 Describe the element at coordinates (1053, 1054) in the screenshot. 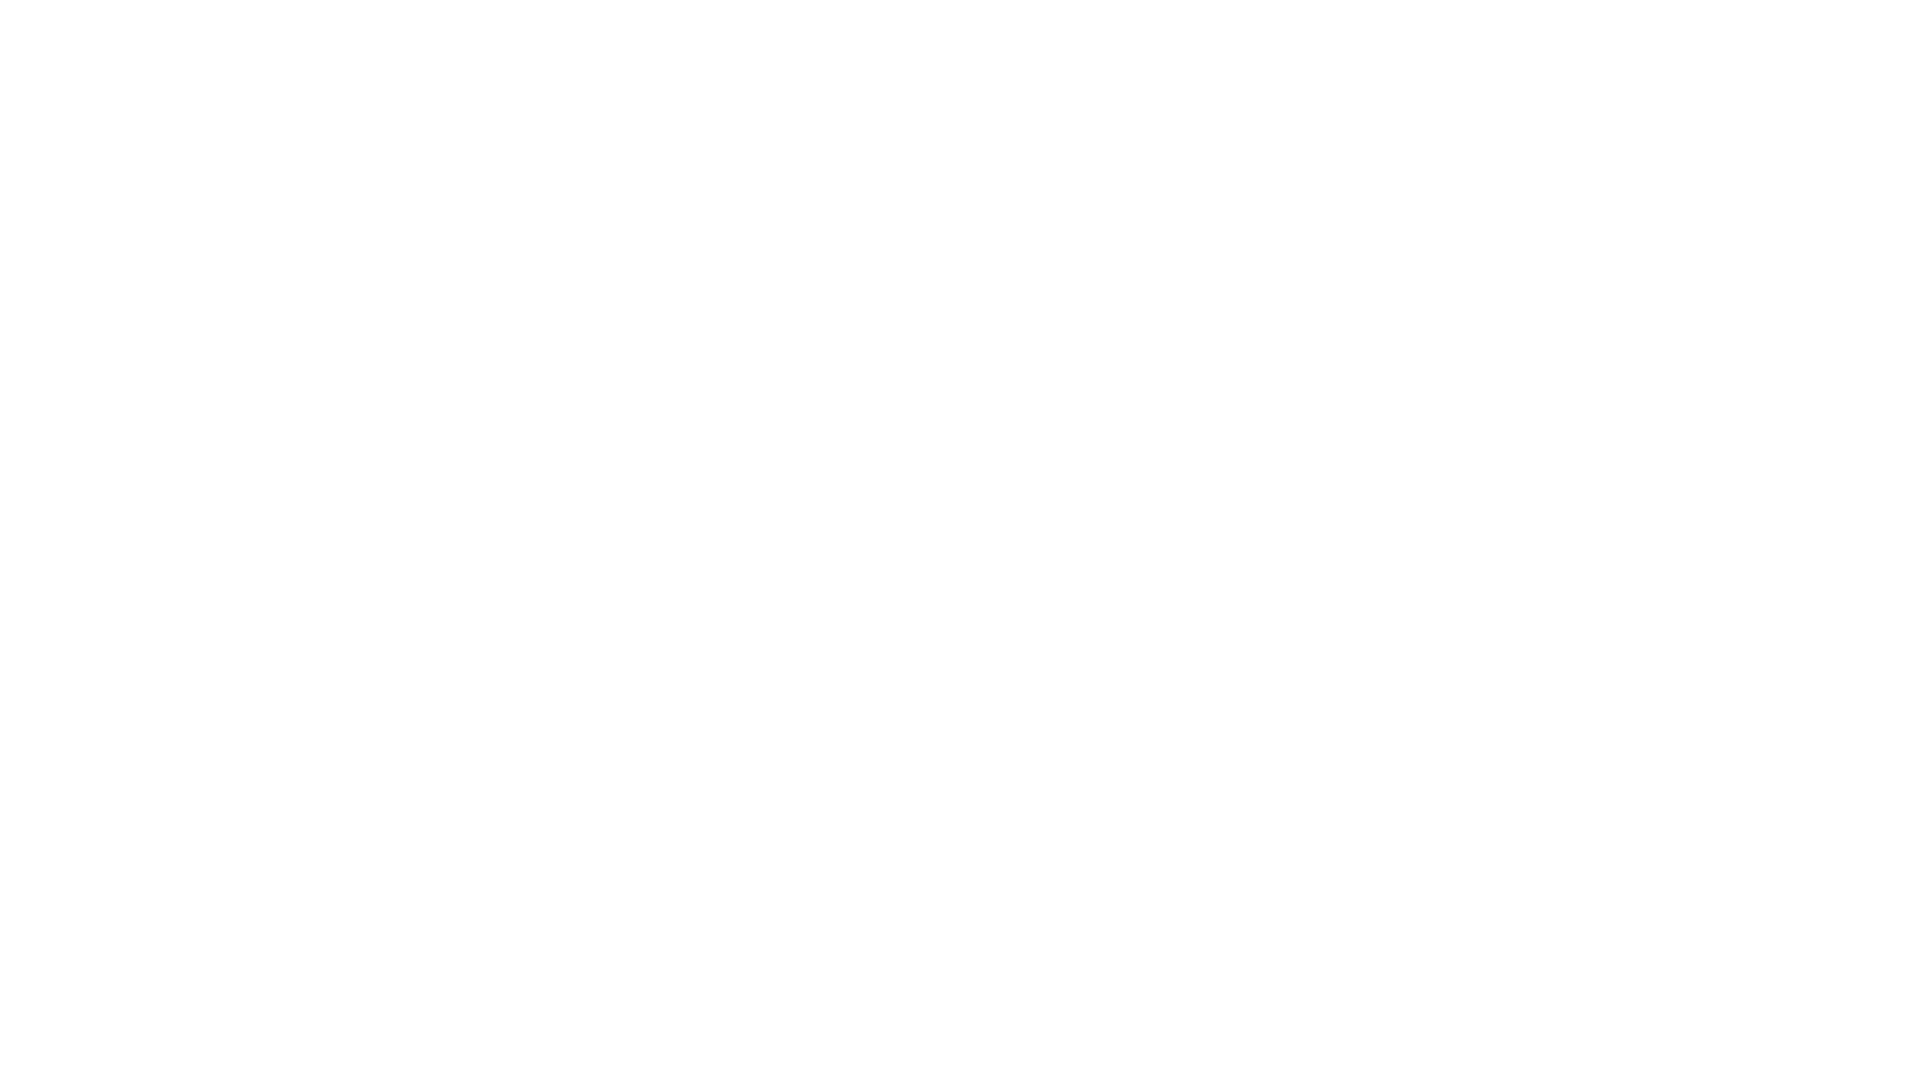

I see `'Cloudflare'` at that location.